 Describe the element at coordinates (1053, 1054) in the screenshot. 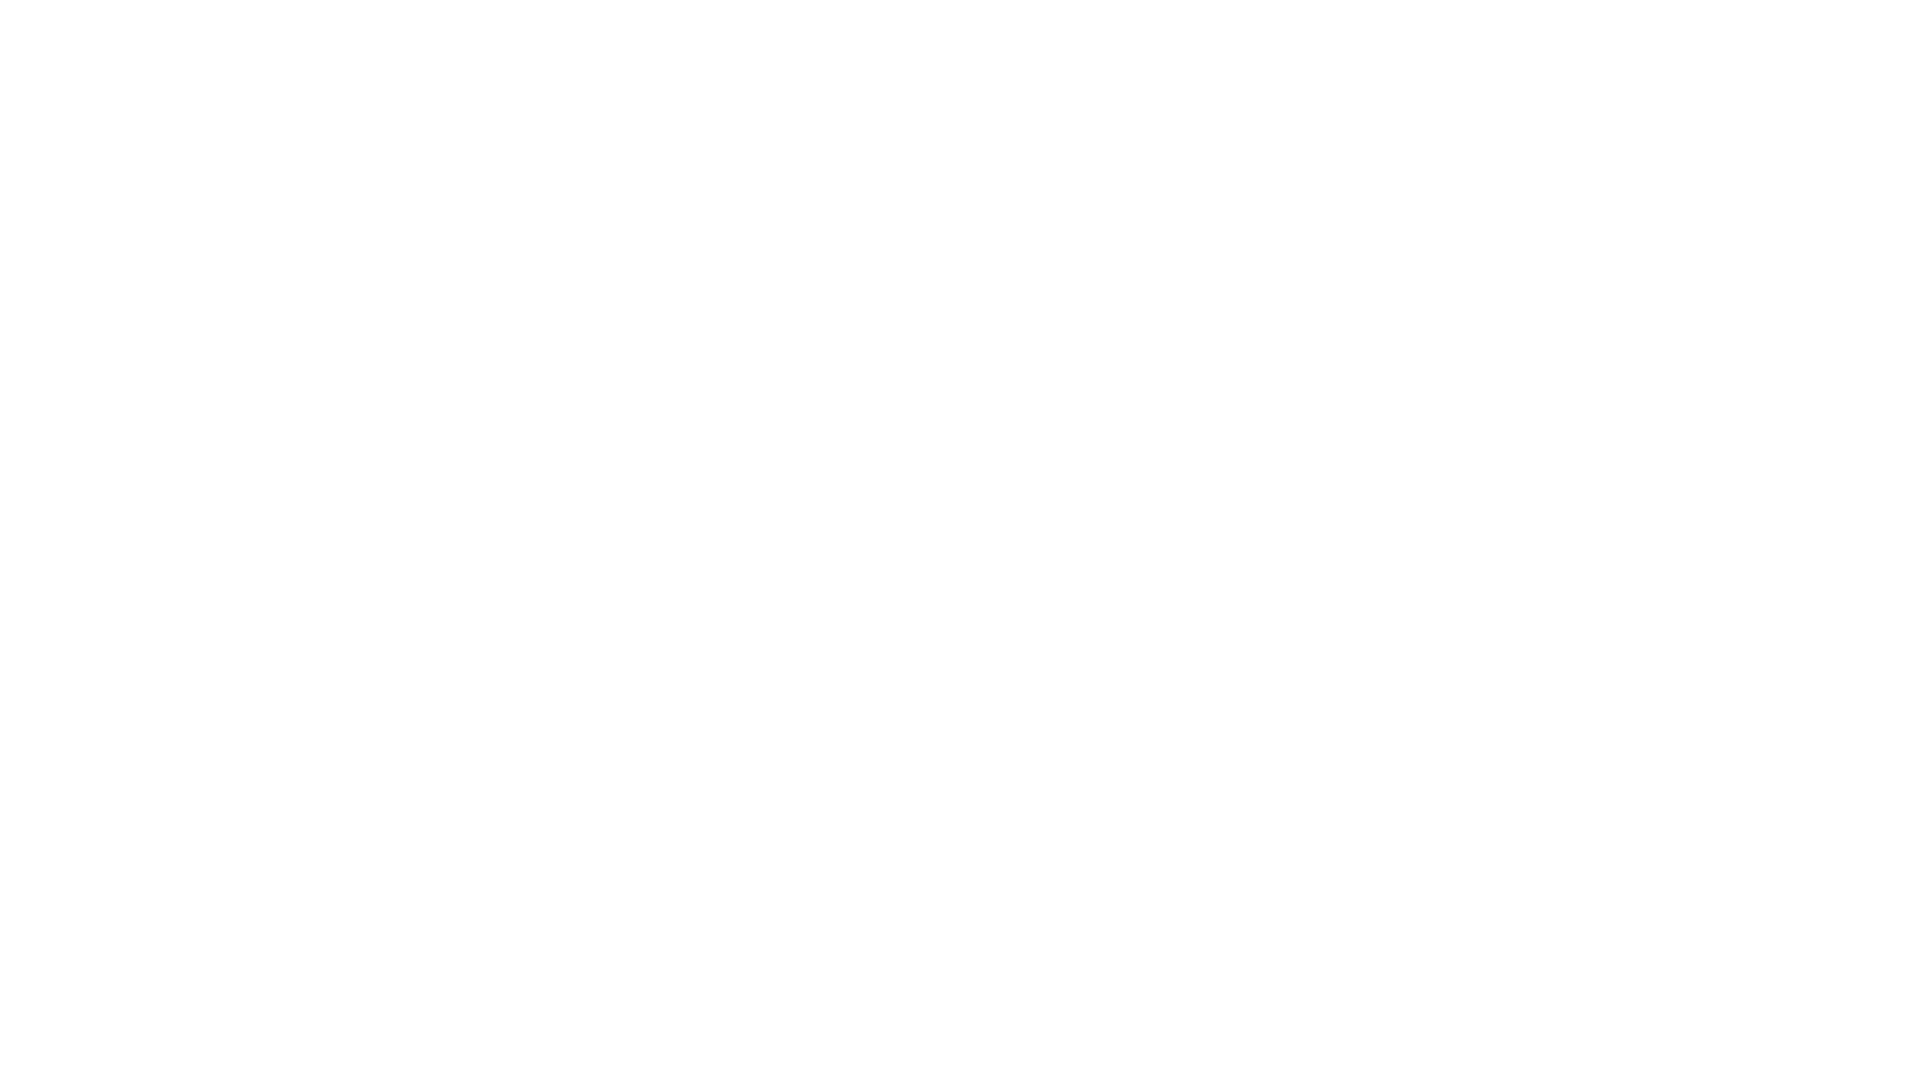

I see `'Cloudflare'` at that location.